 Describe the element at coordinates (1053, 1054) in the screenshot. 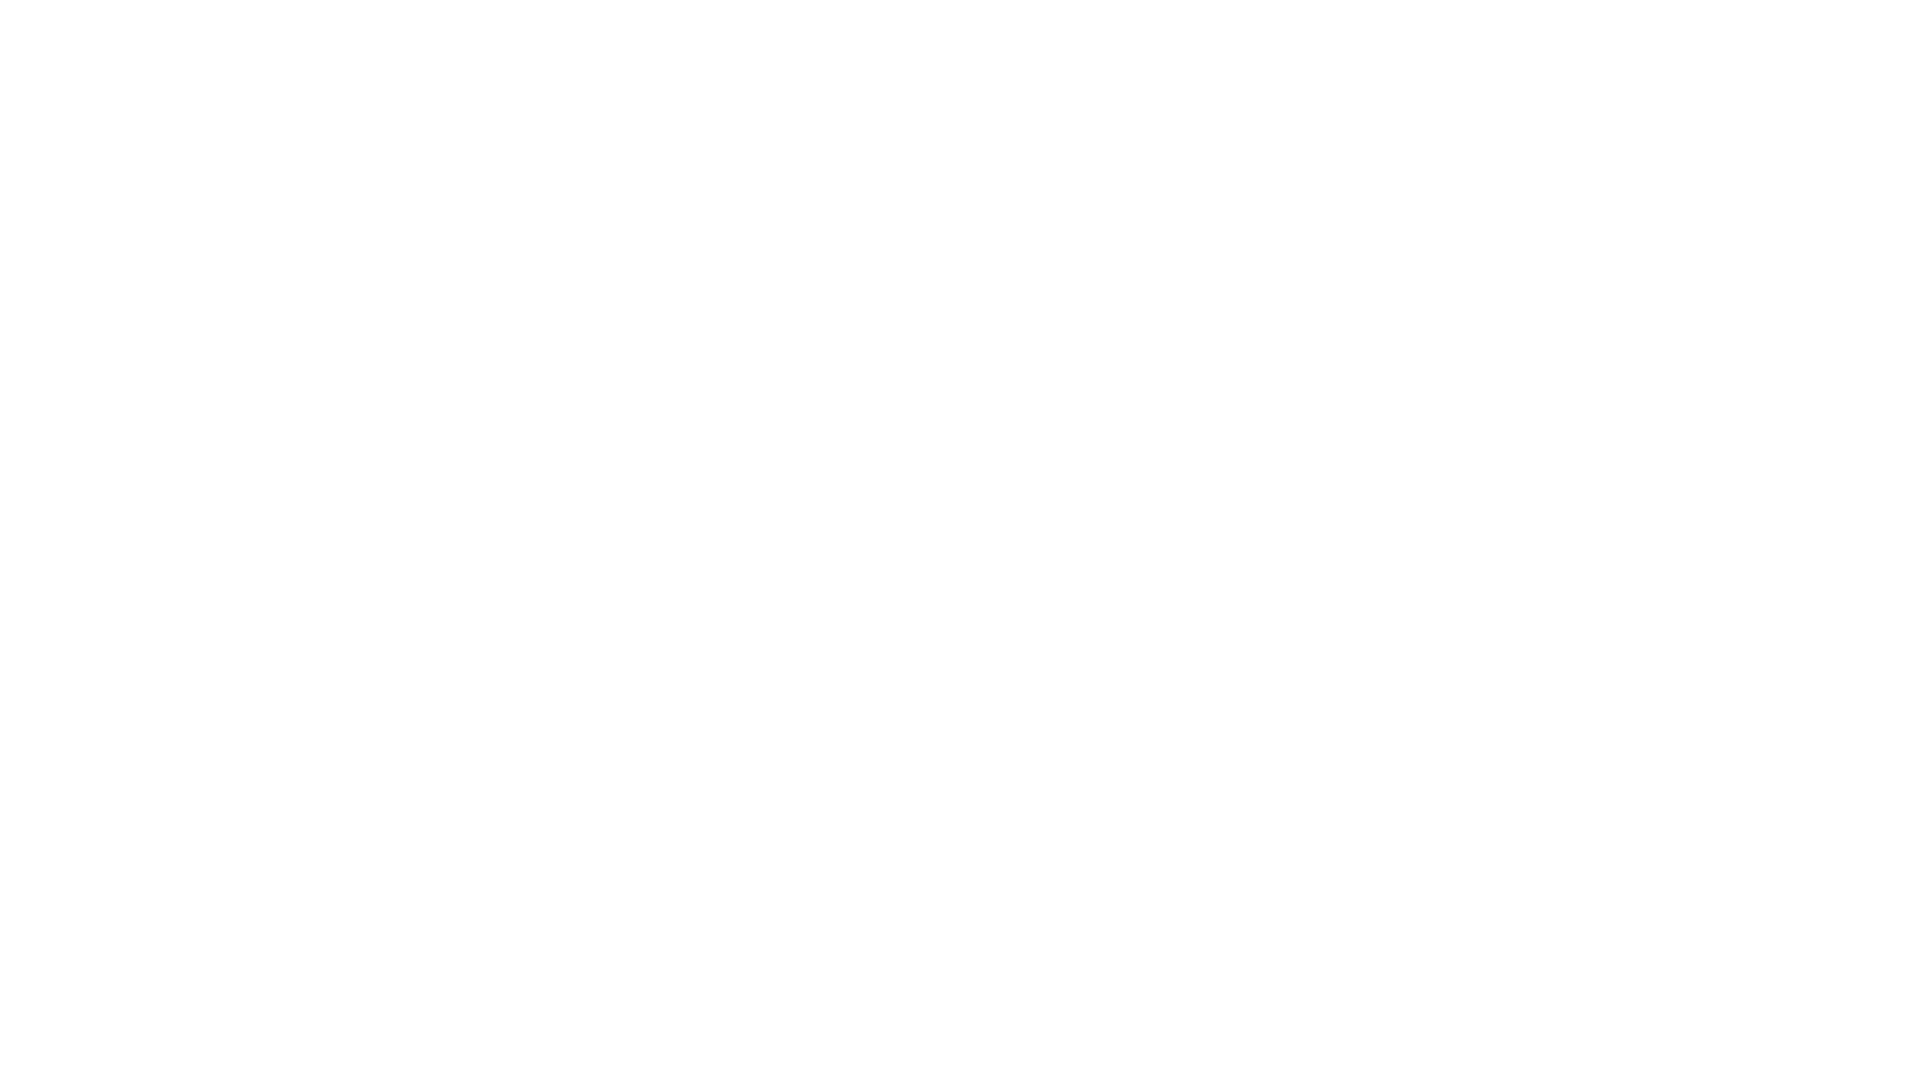

I see `'Cloudflare'` at that location.